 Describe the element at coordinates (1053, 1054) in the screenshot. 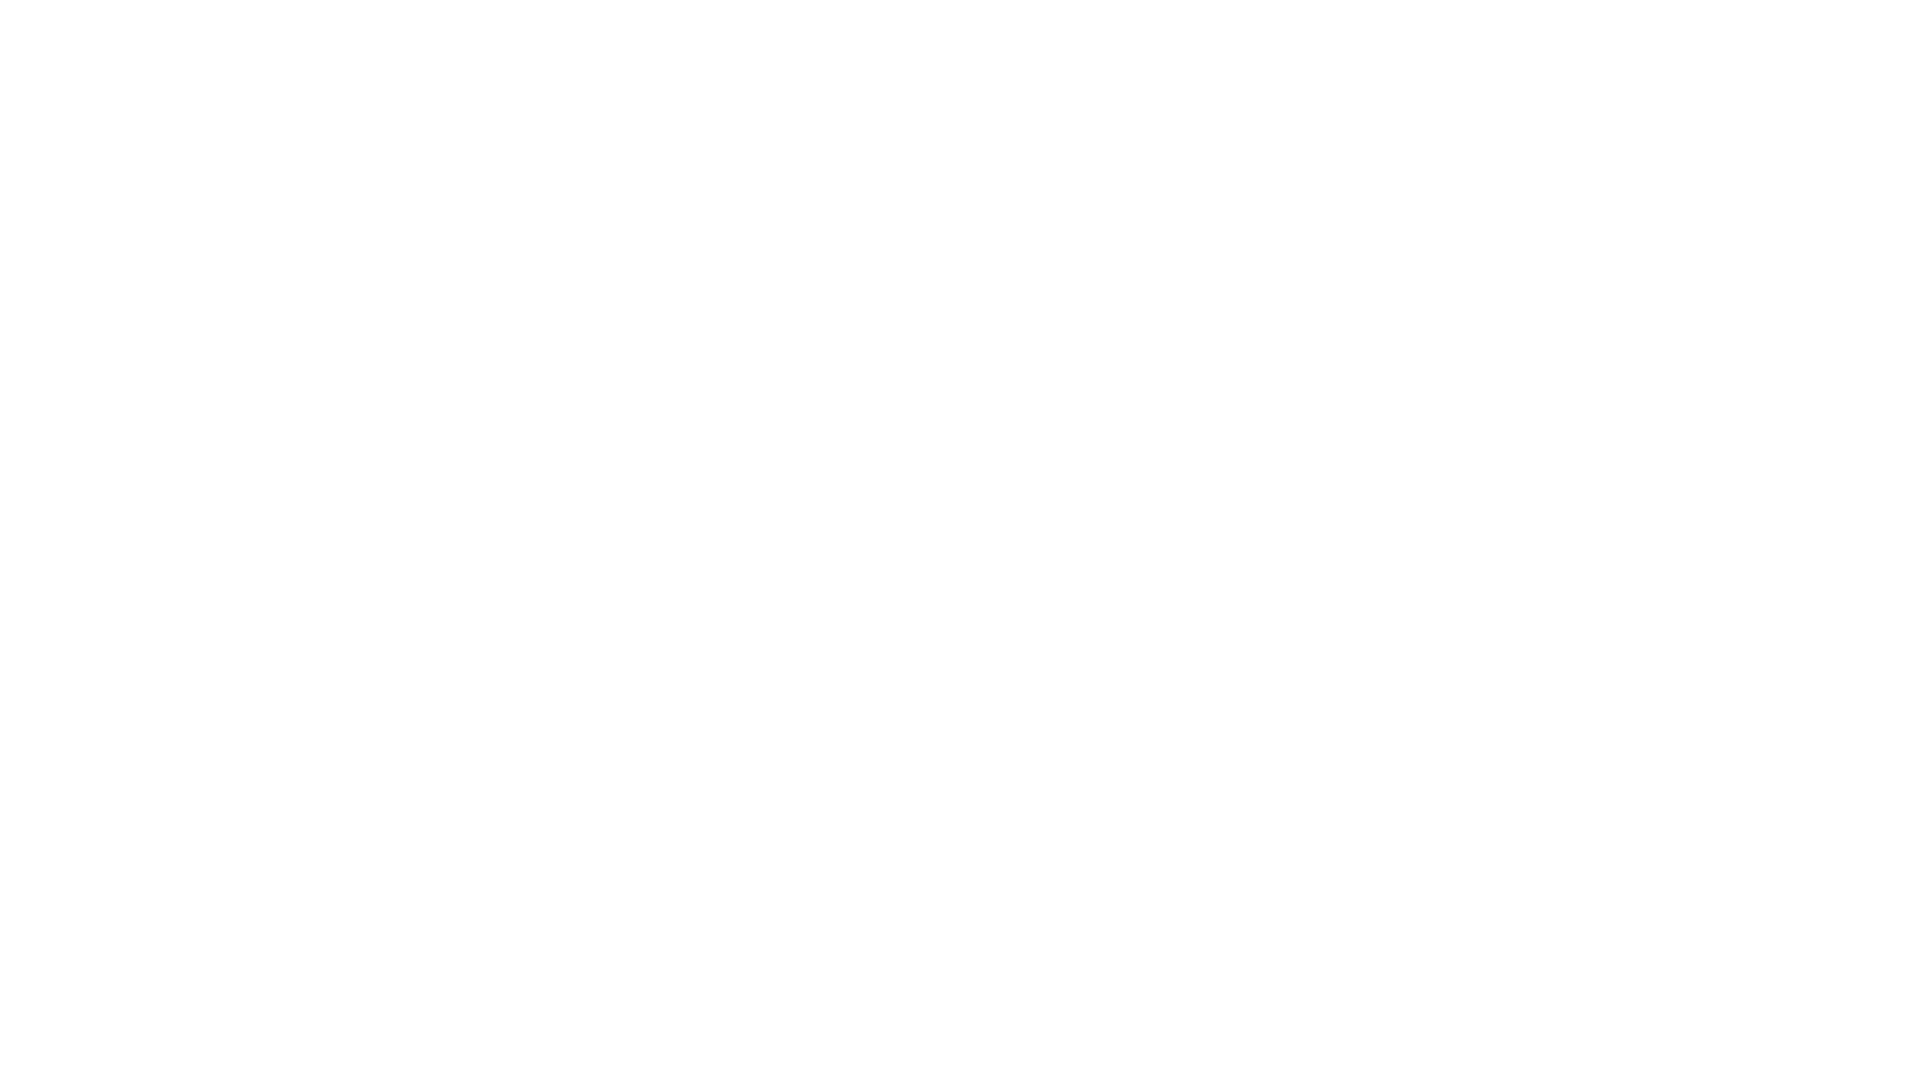

I see `'Cloudflare'` at that location.